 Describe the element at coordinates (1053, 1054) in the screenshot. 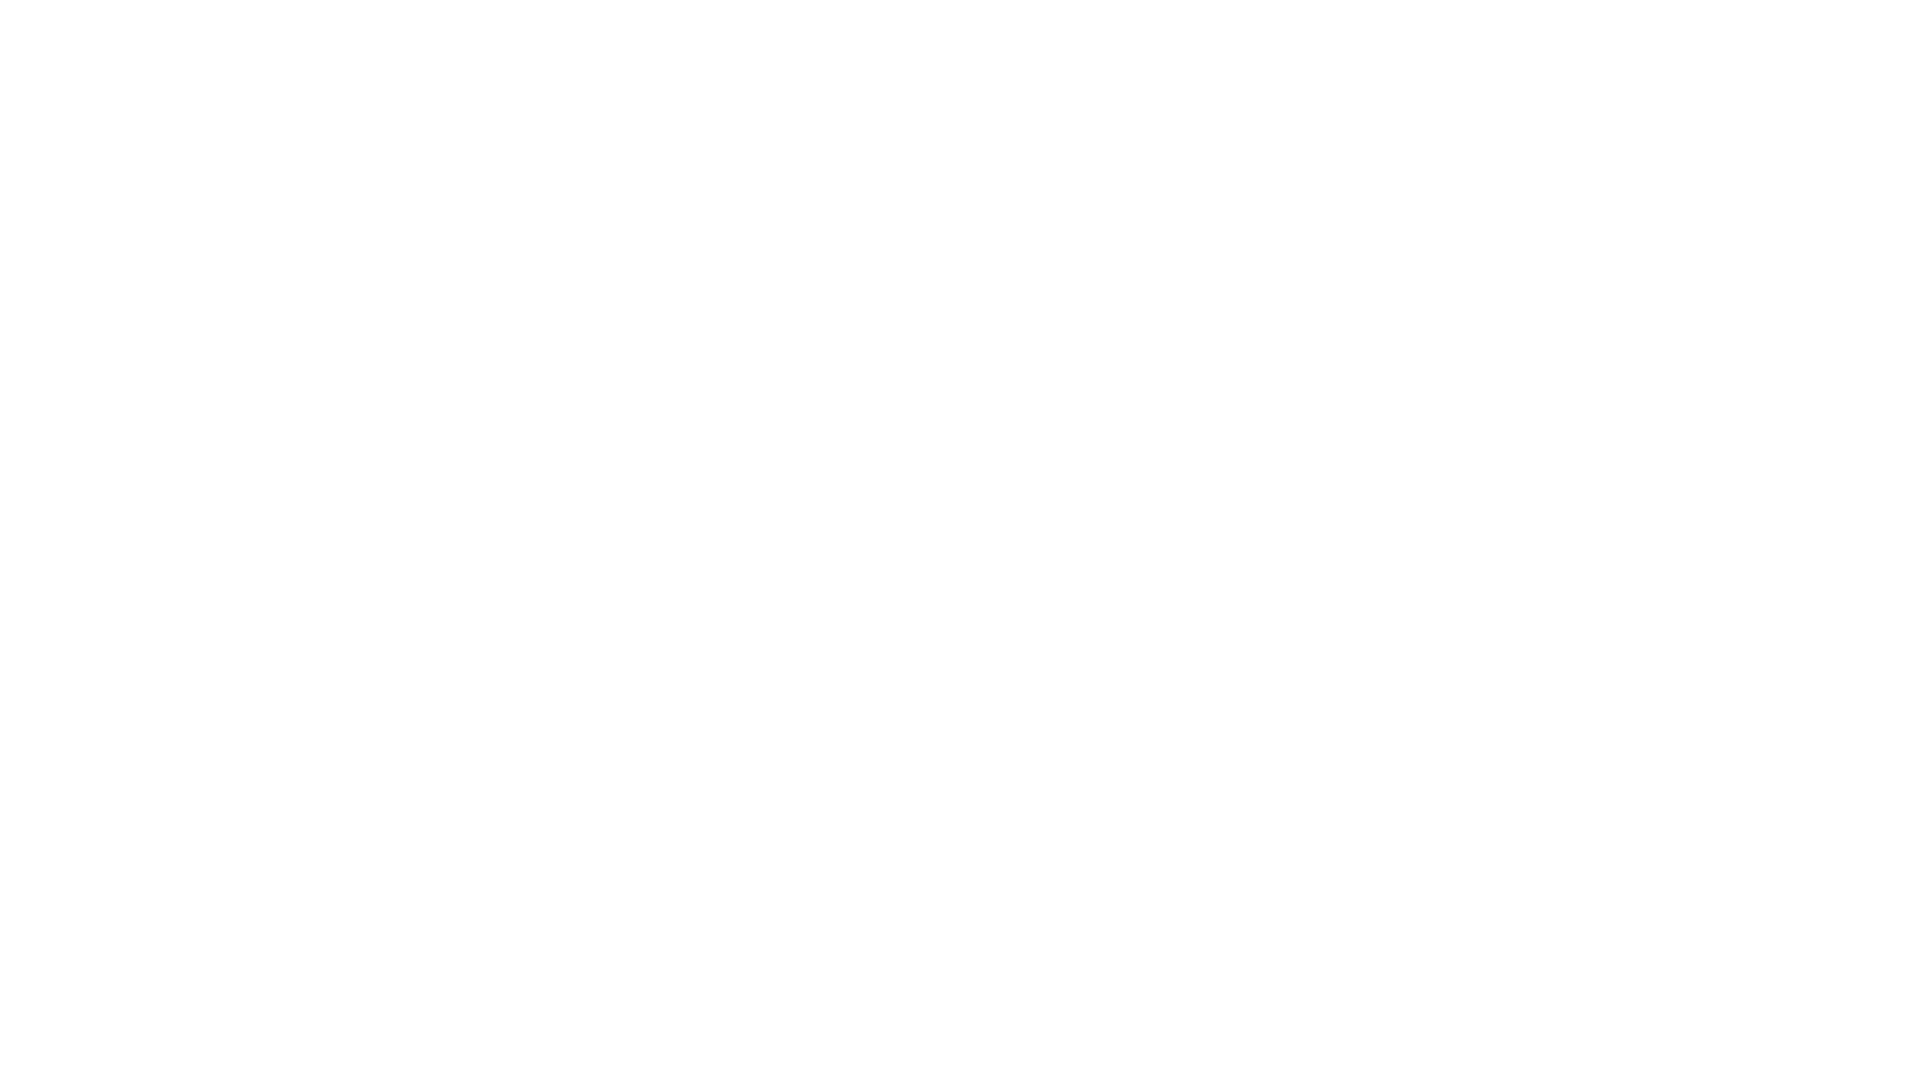

I see `'Cloudflare'` at that location.